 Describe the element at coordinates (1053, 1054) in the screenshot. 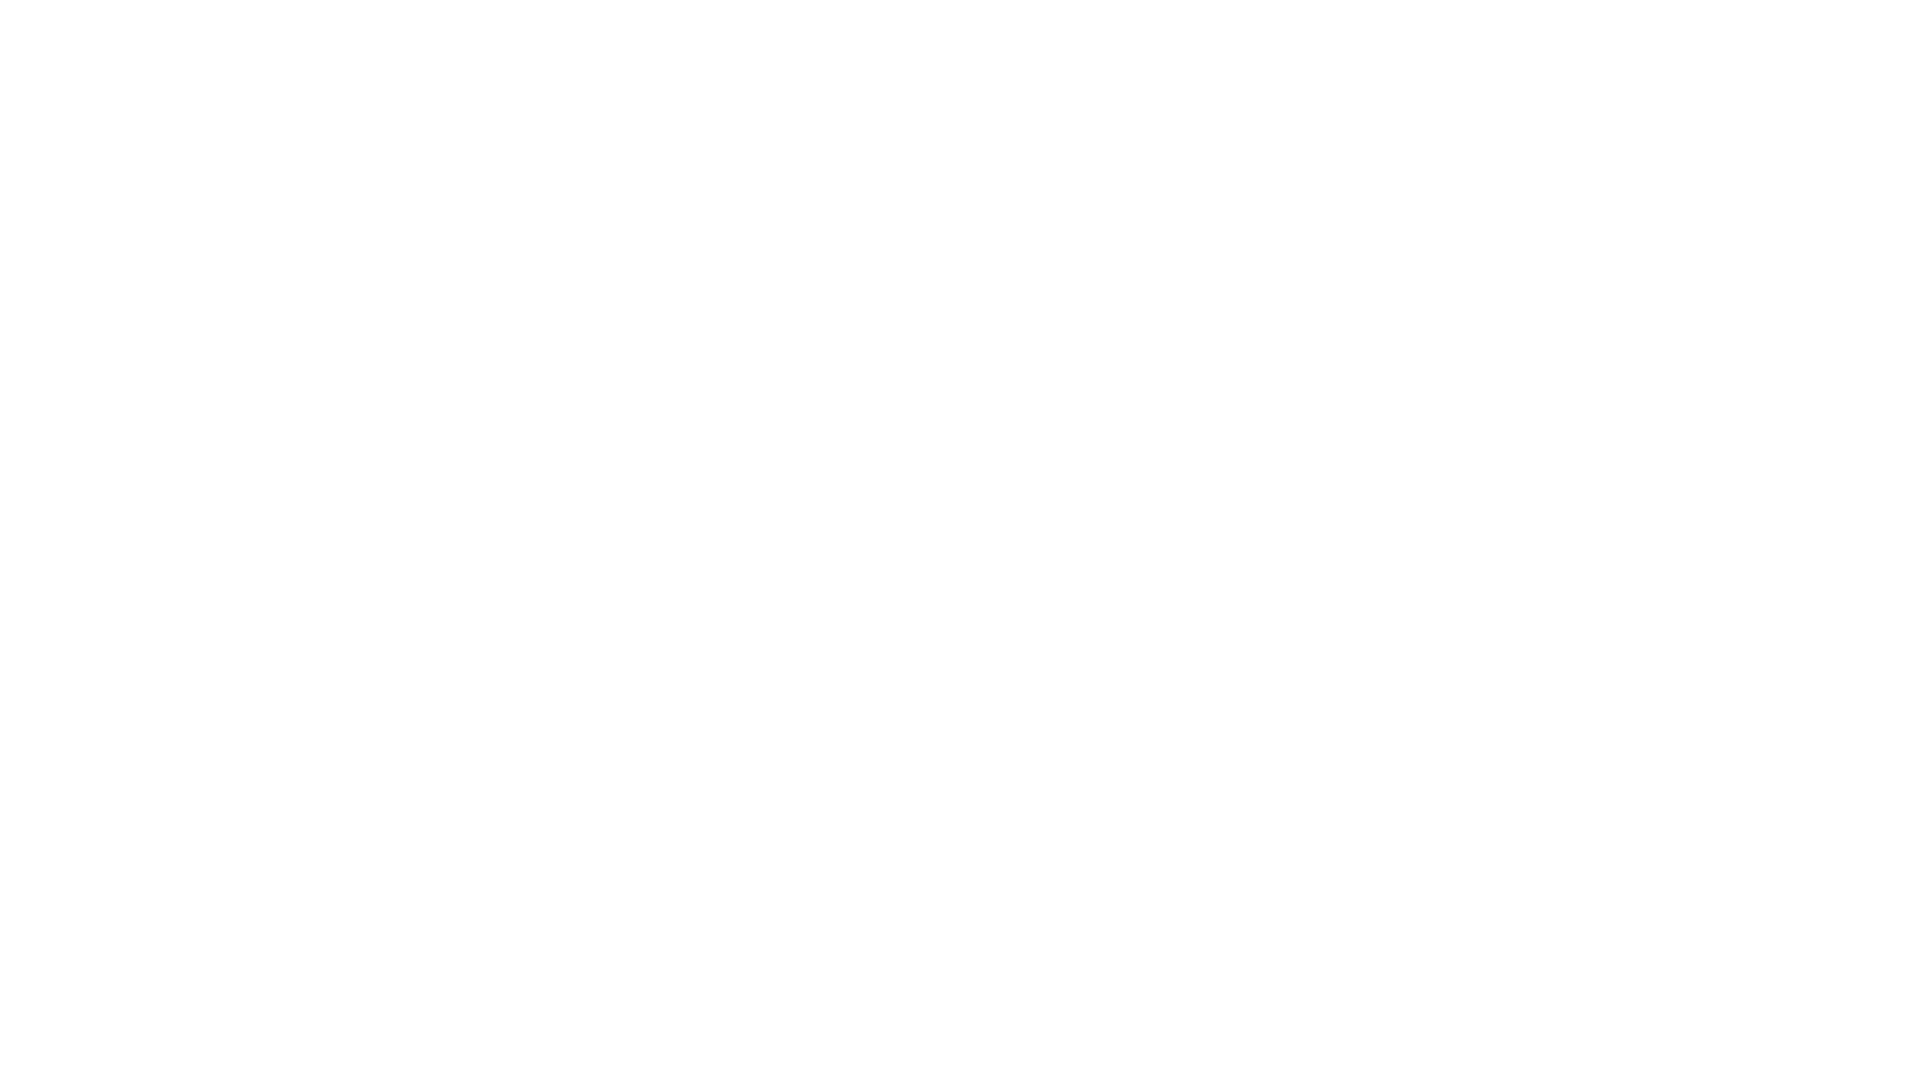

I see `'Cloudflare'` at that location.